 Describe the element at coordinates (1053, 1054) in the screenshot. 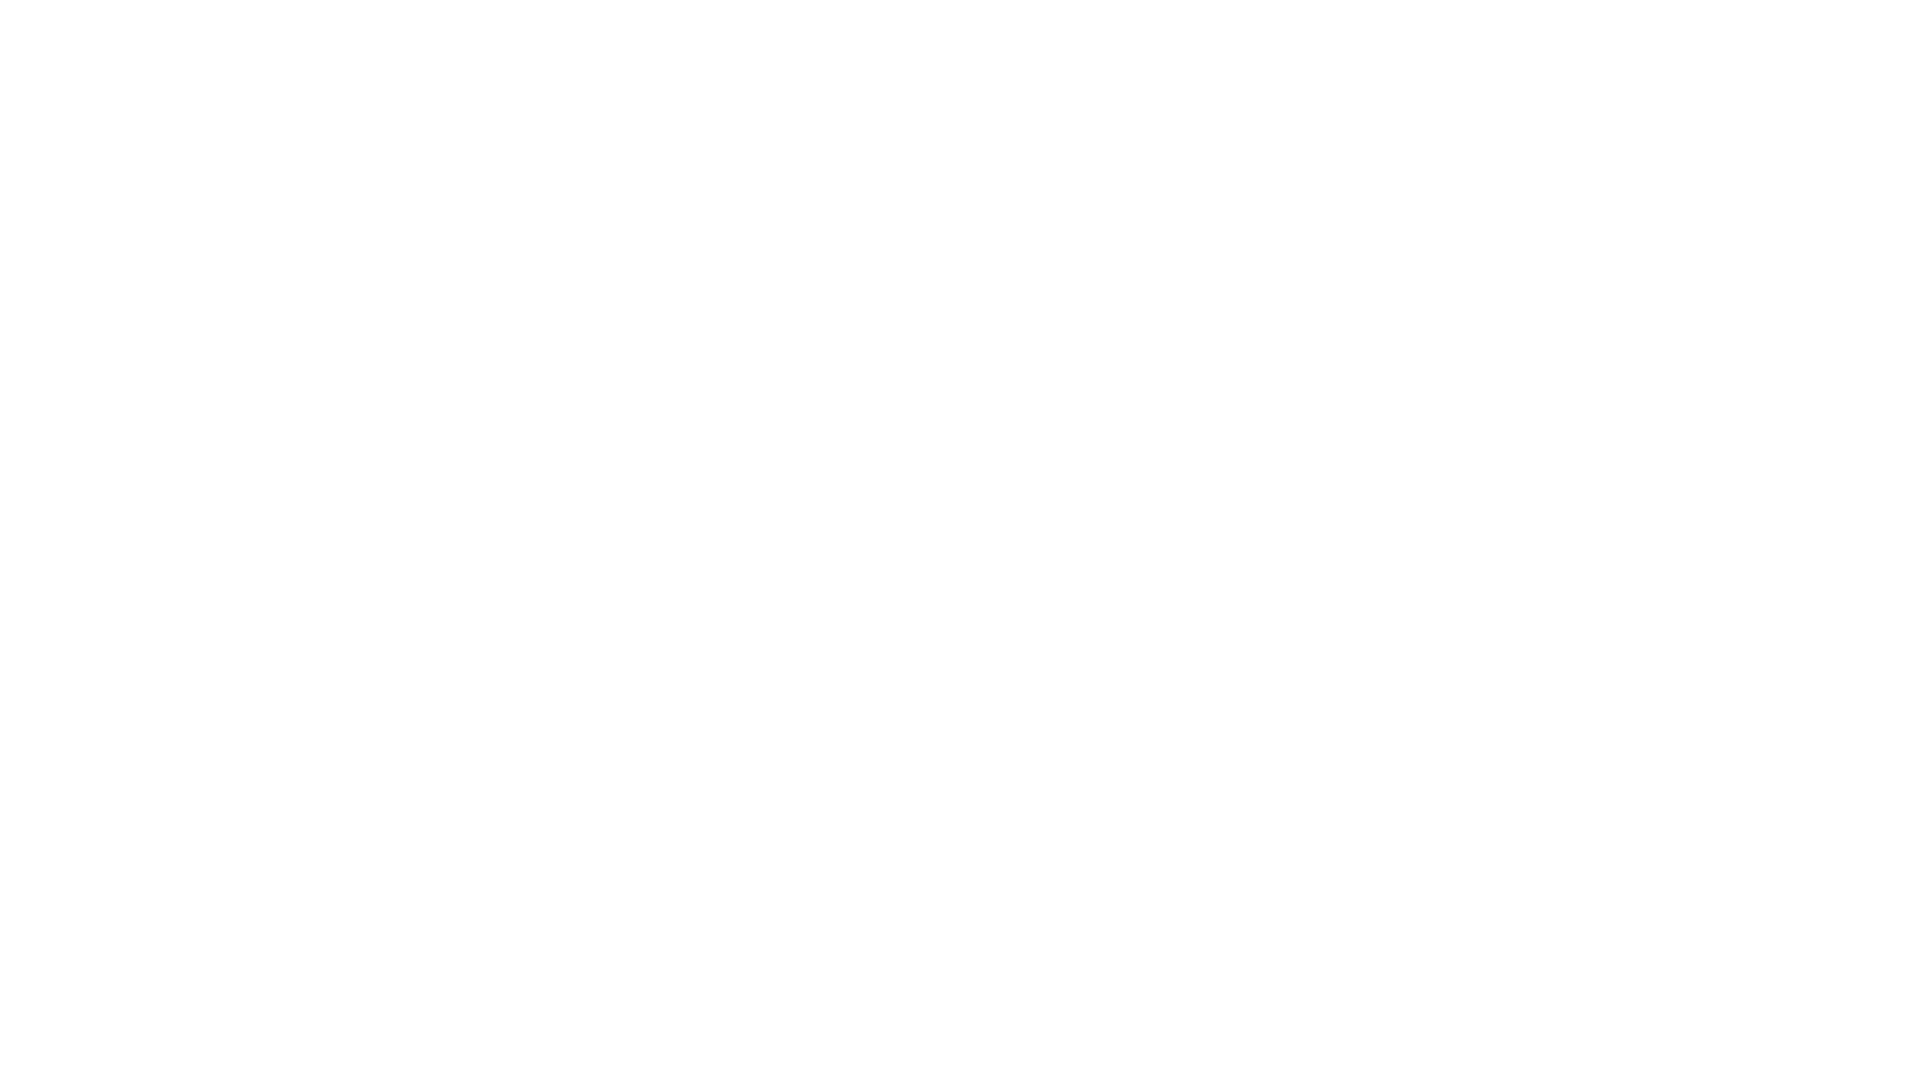

I see `'Cloudflare'` at that location.